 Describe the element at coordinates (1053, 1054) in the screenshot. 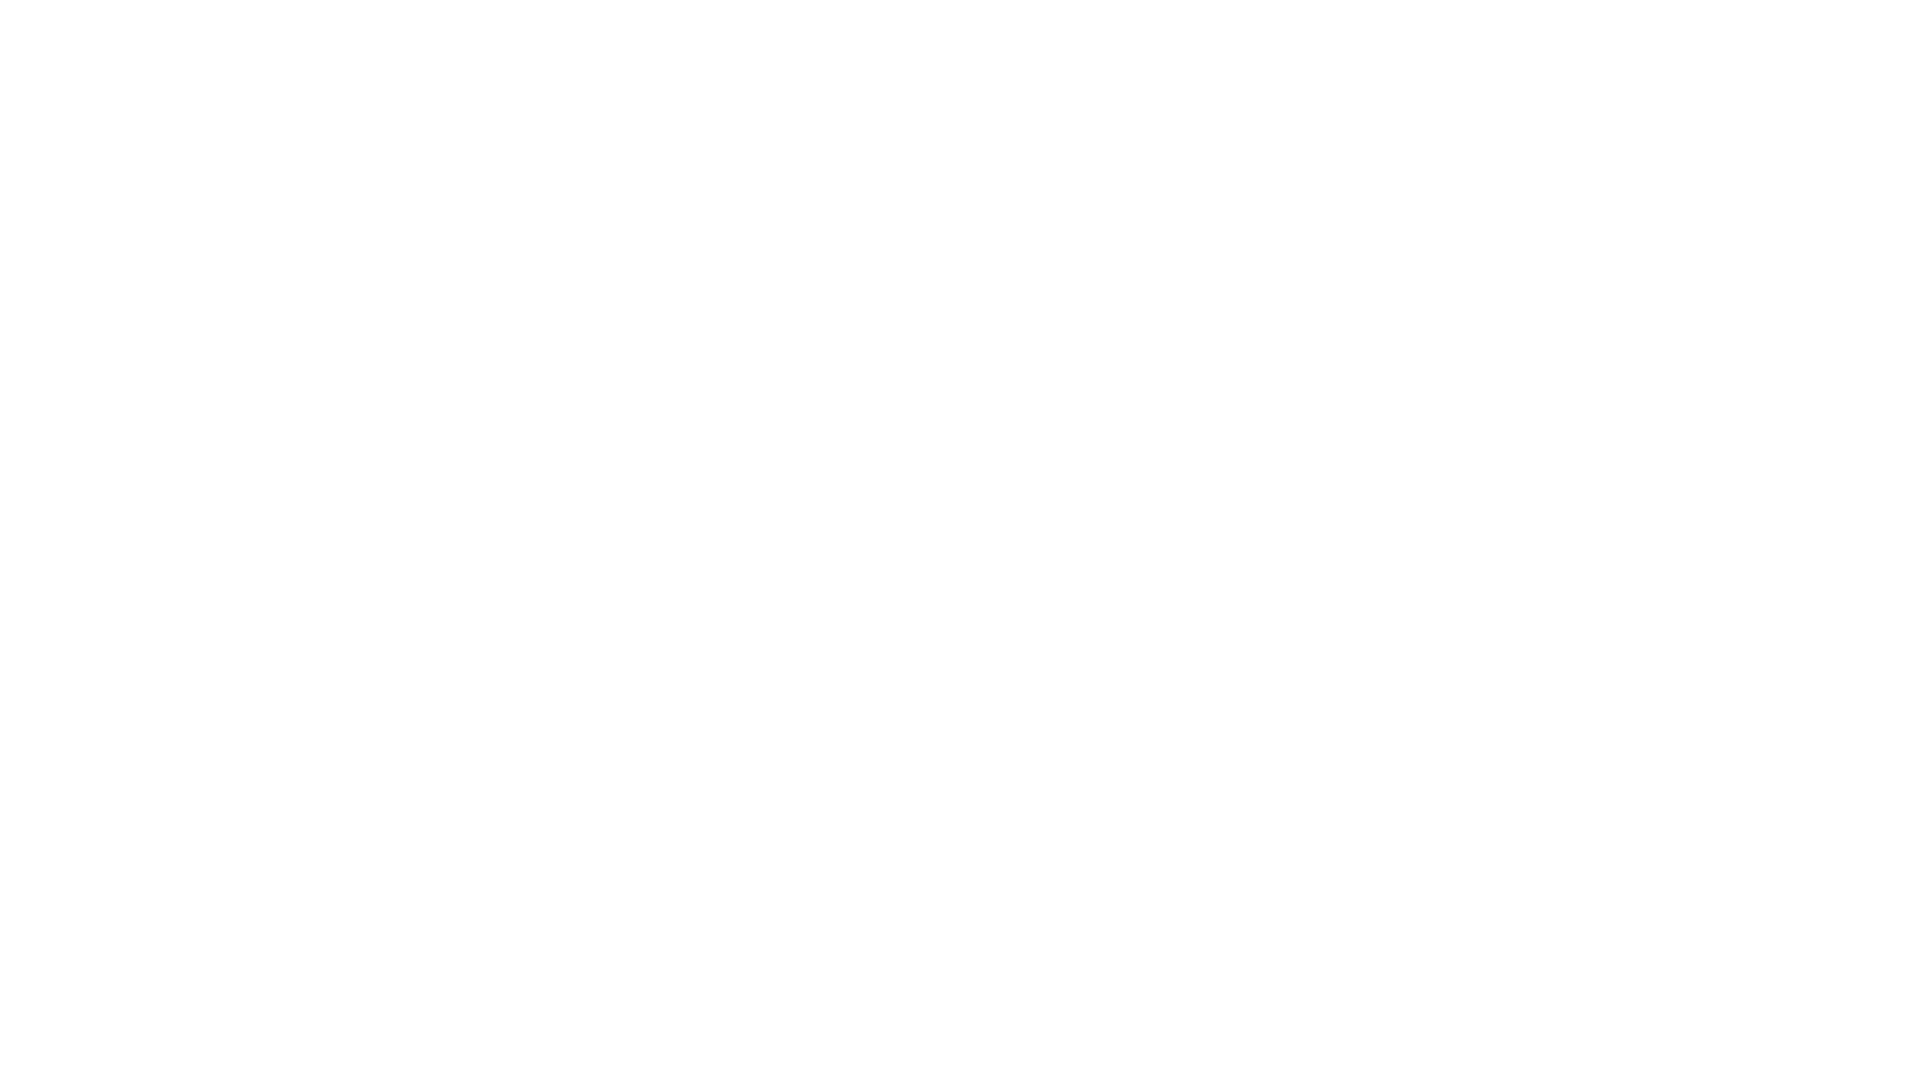

I see `'Cloudflare'` at that location.